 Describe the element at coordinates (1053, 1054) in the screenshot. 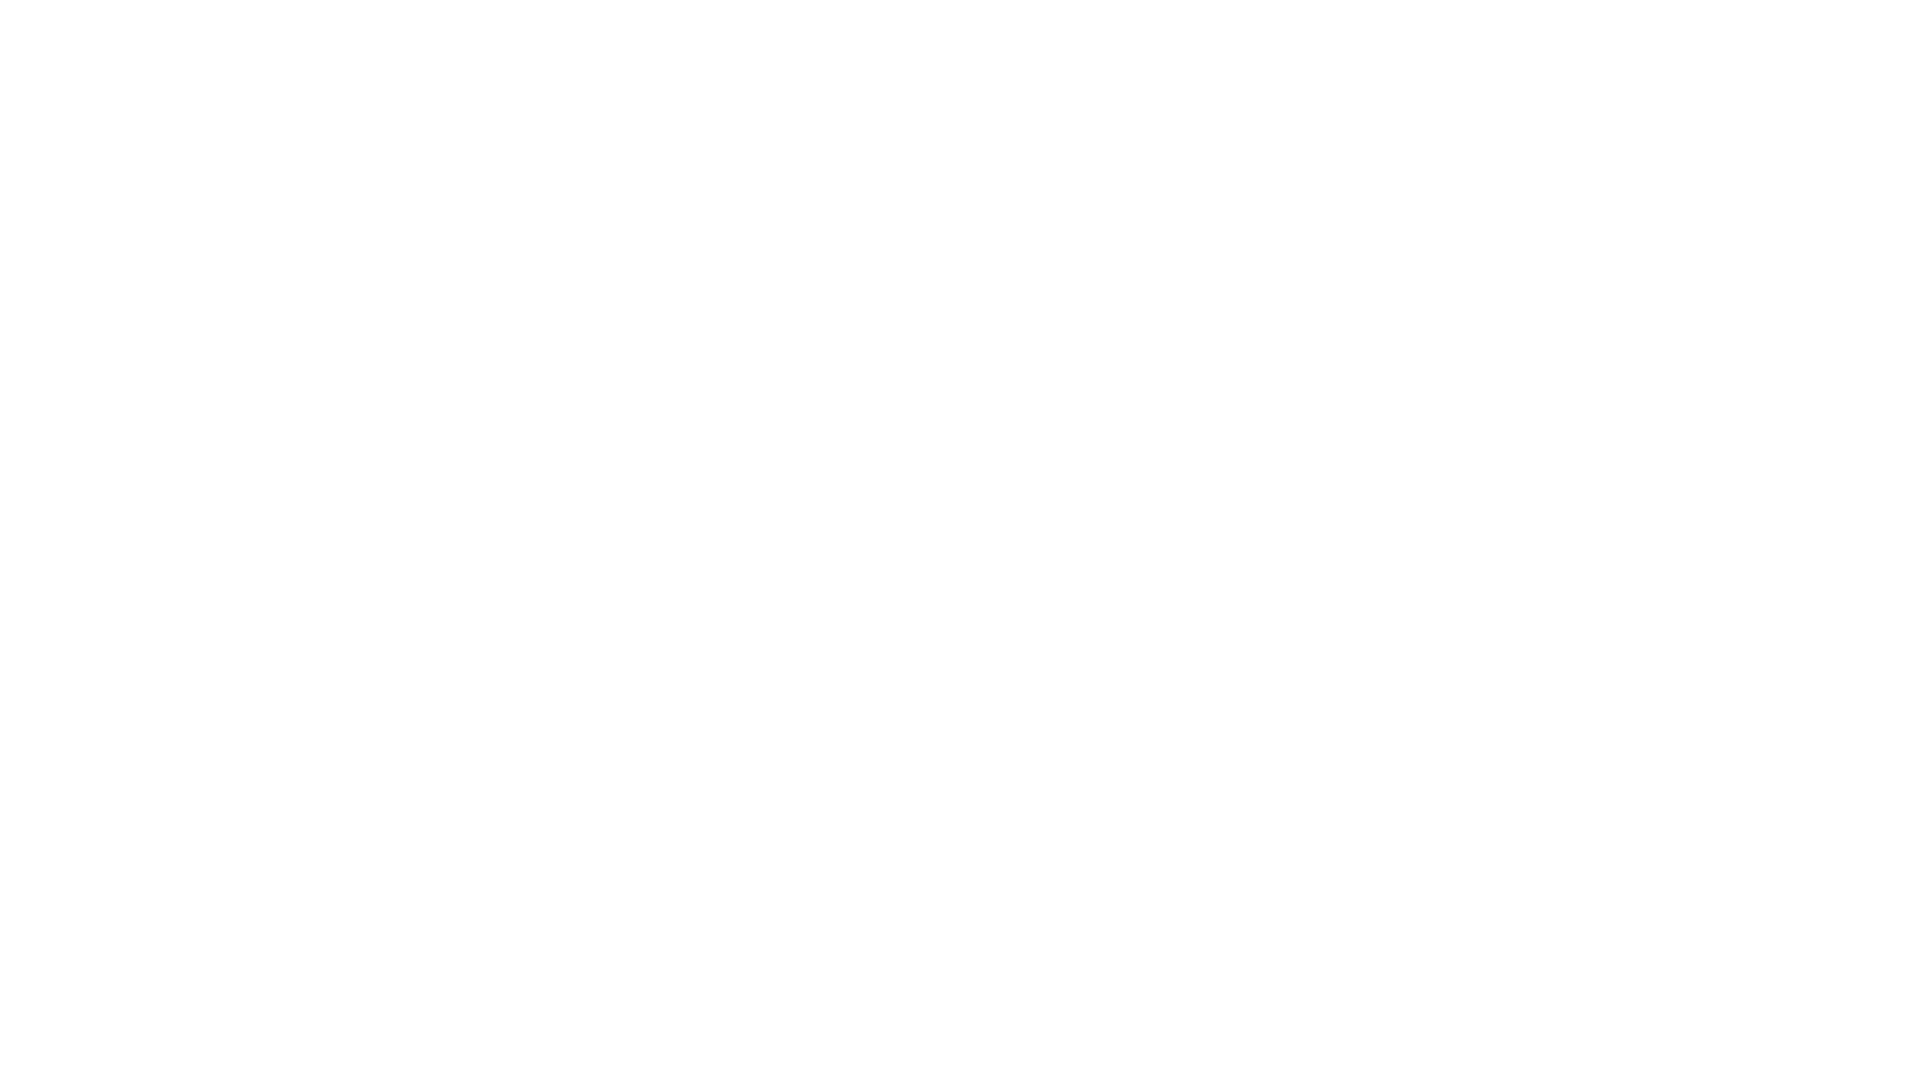

I see `'Cloudflare'` at that location.